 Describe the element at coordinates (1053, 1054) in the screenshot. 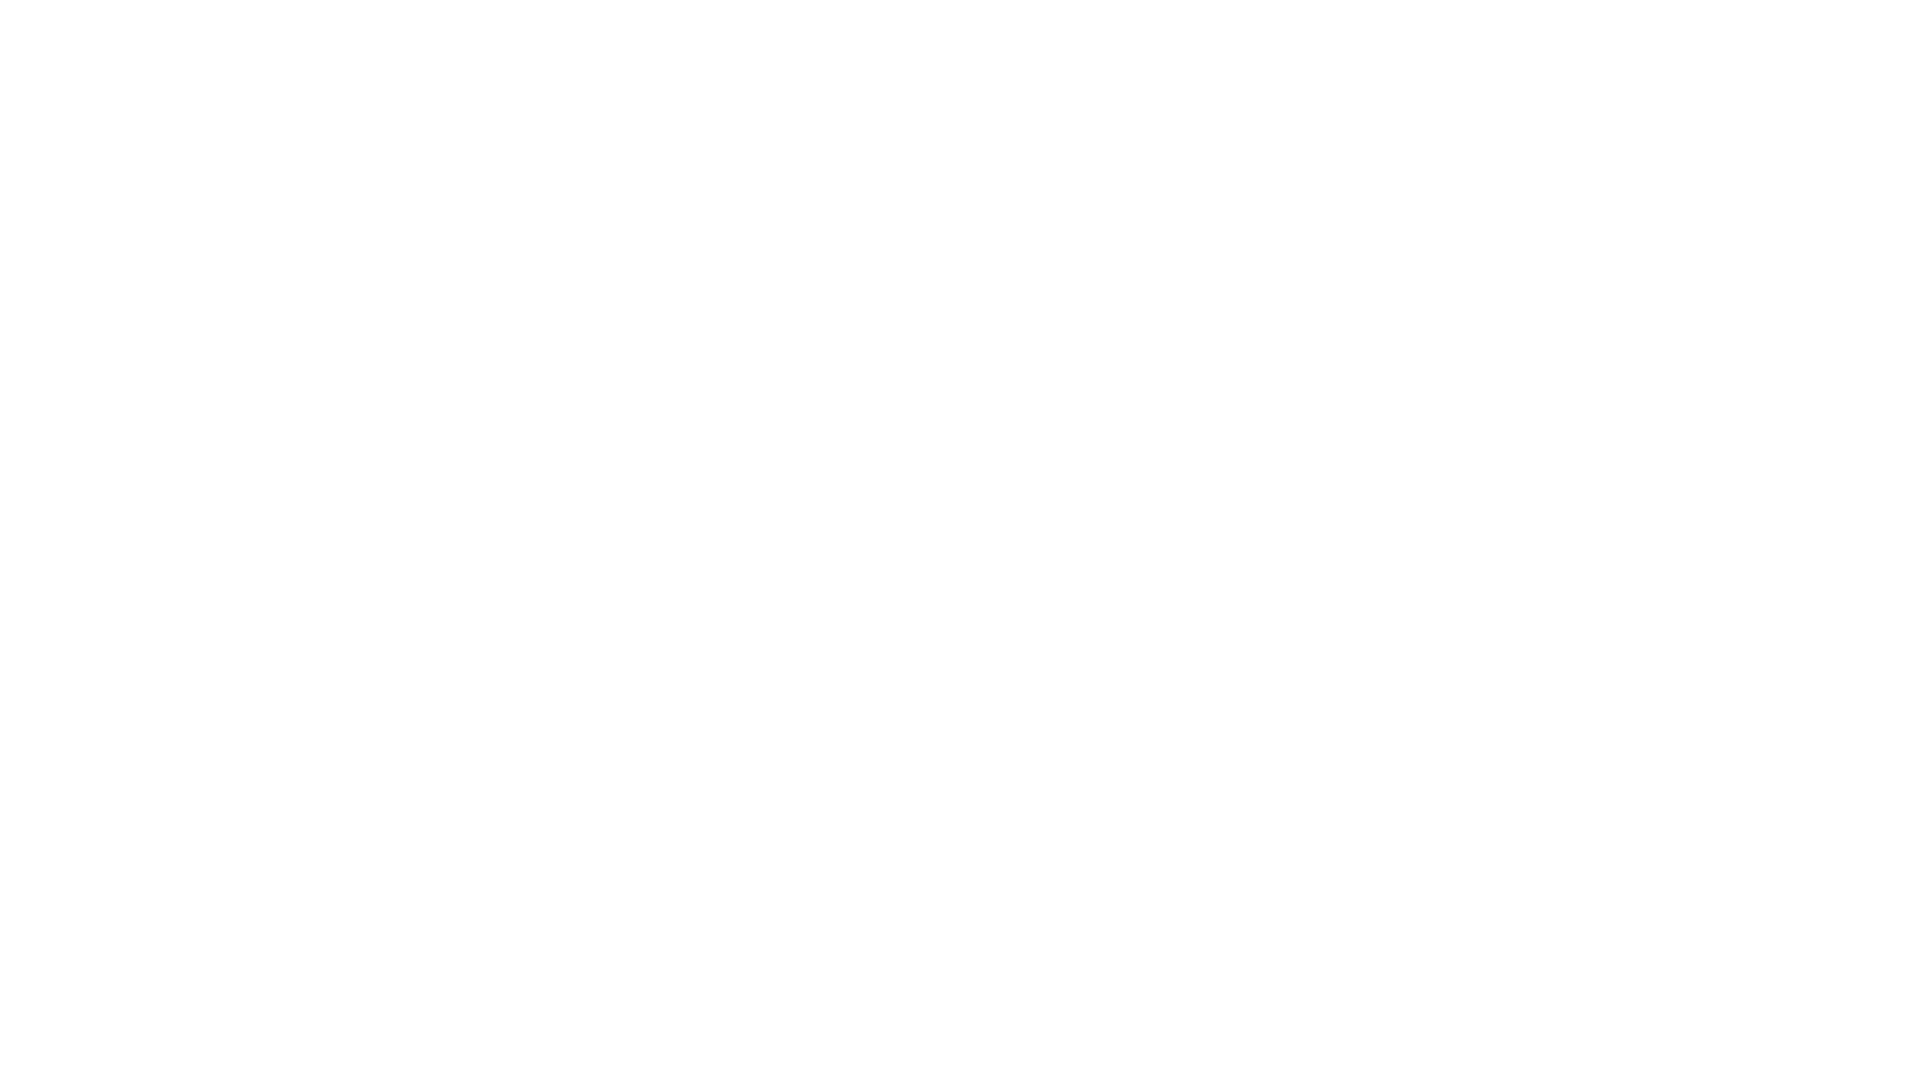

I see `'Cloudflare'` at that location.